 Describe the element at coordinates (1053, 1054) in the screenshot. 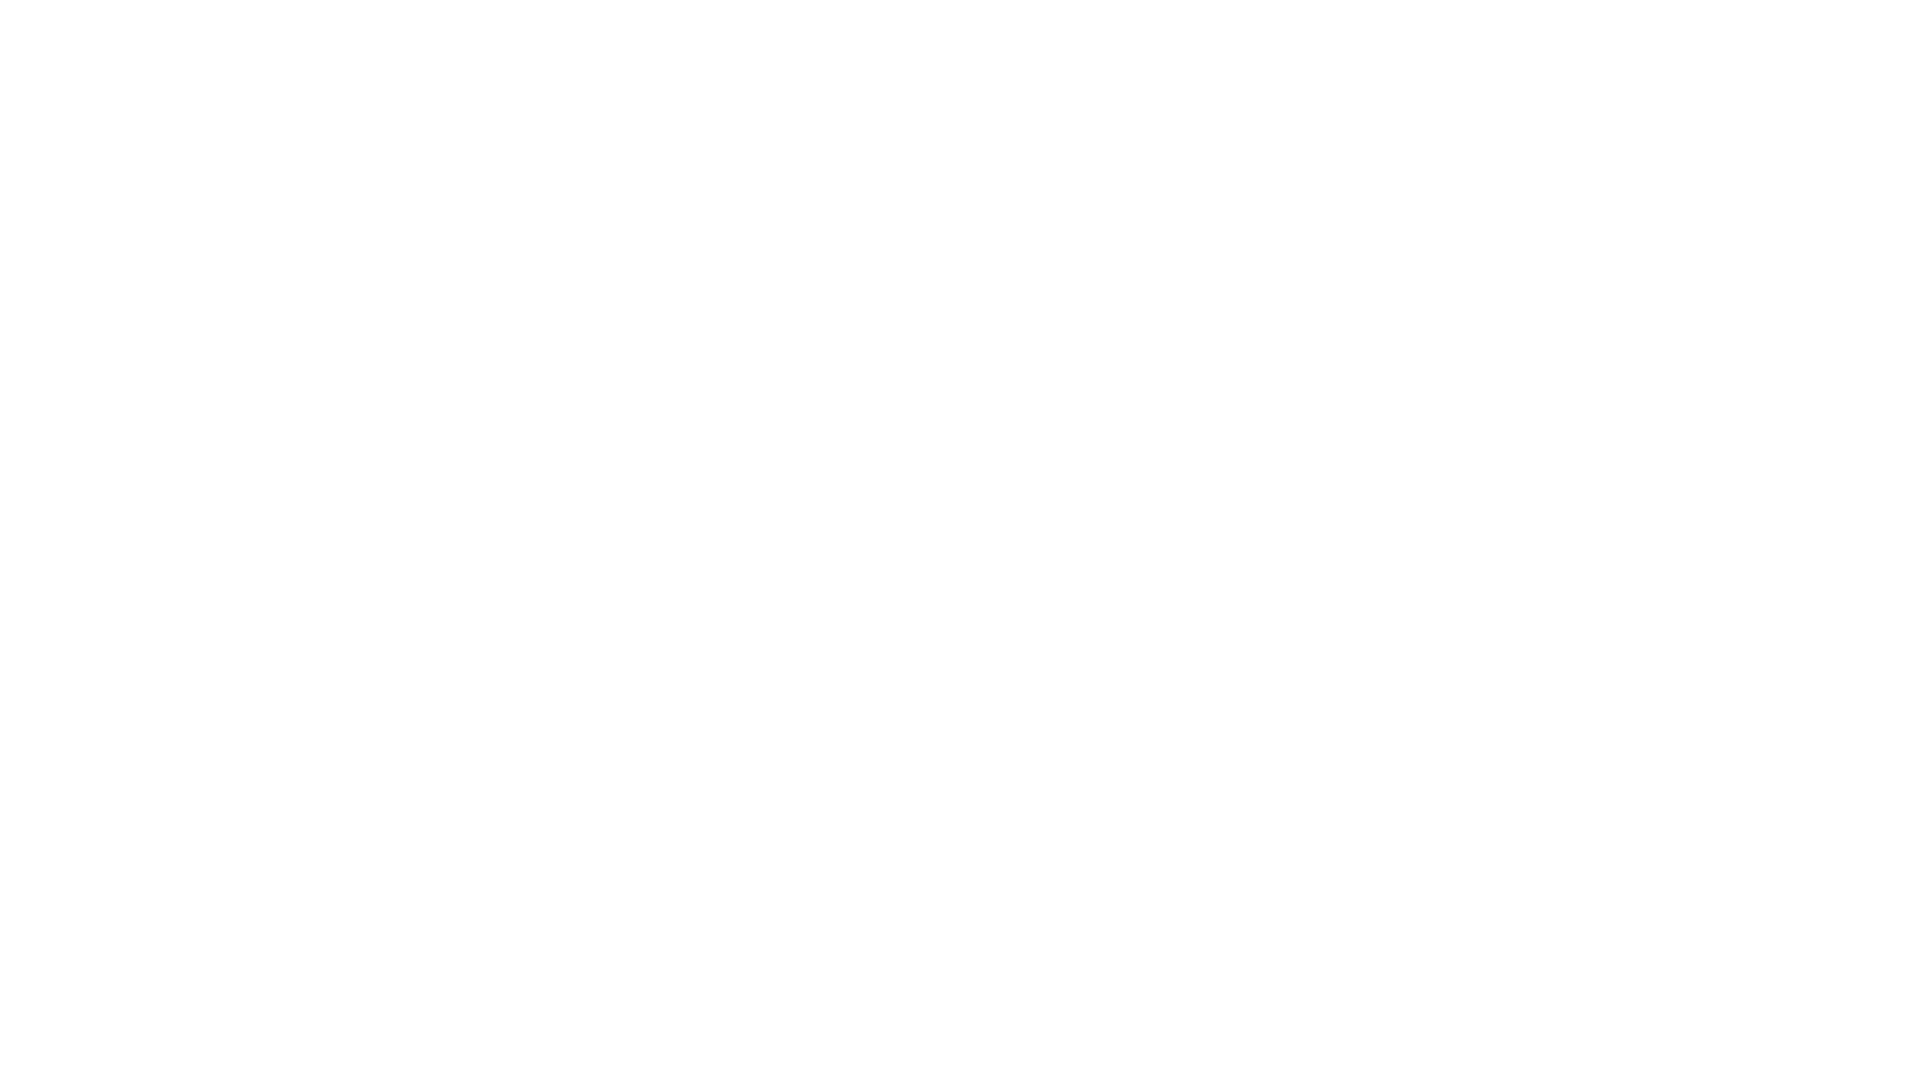

I see `'Cloudflare'` at that location.